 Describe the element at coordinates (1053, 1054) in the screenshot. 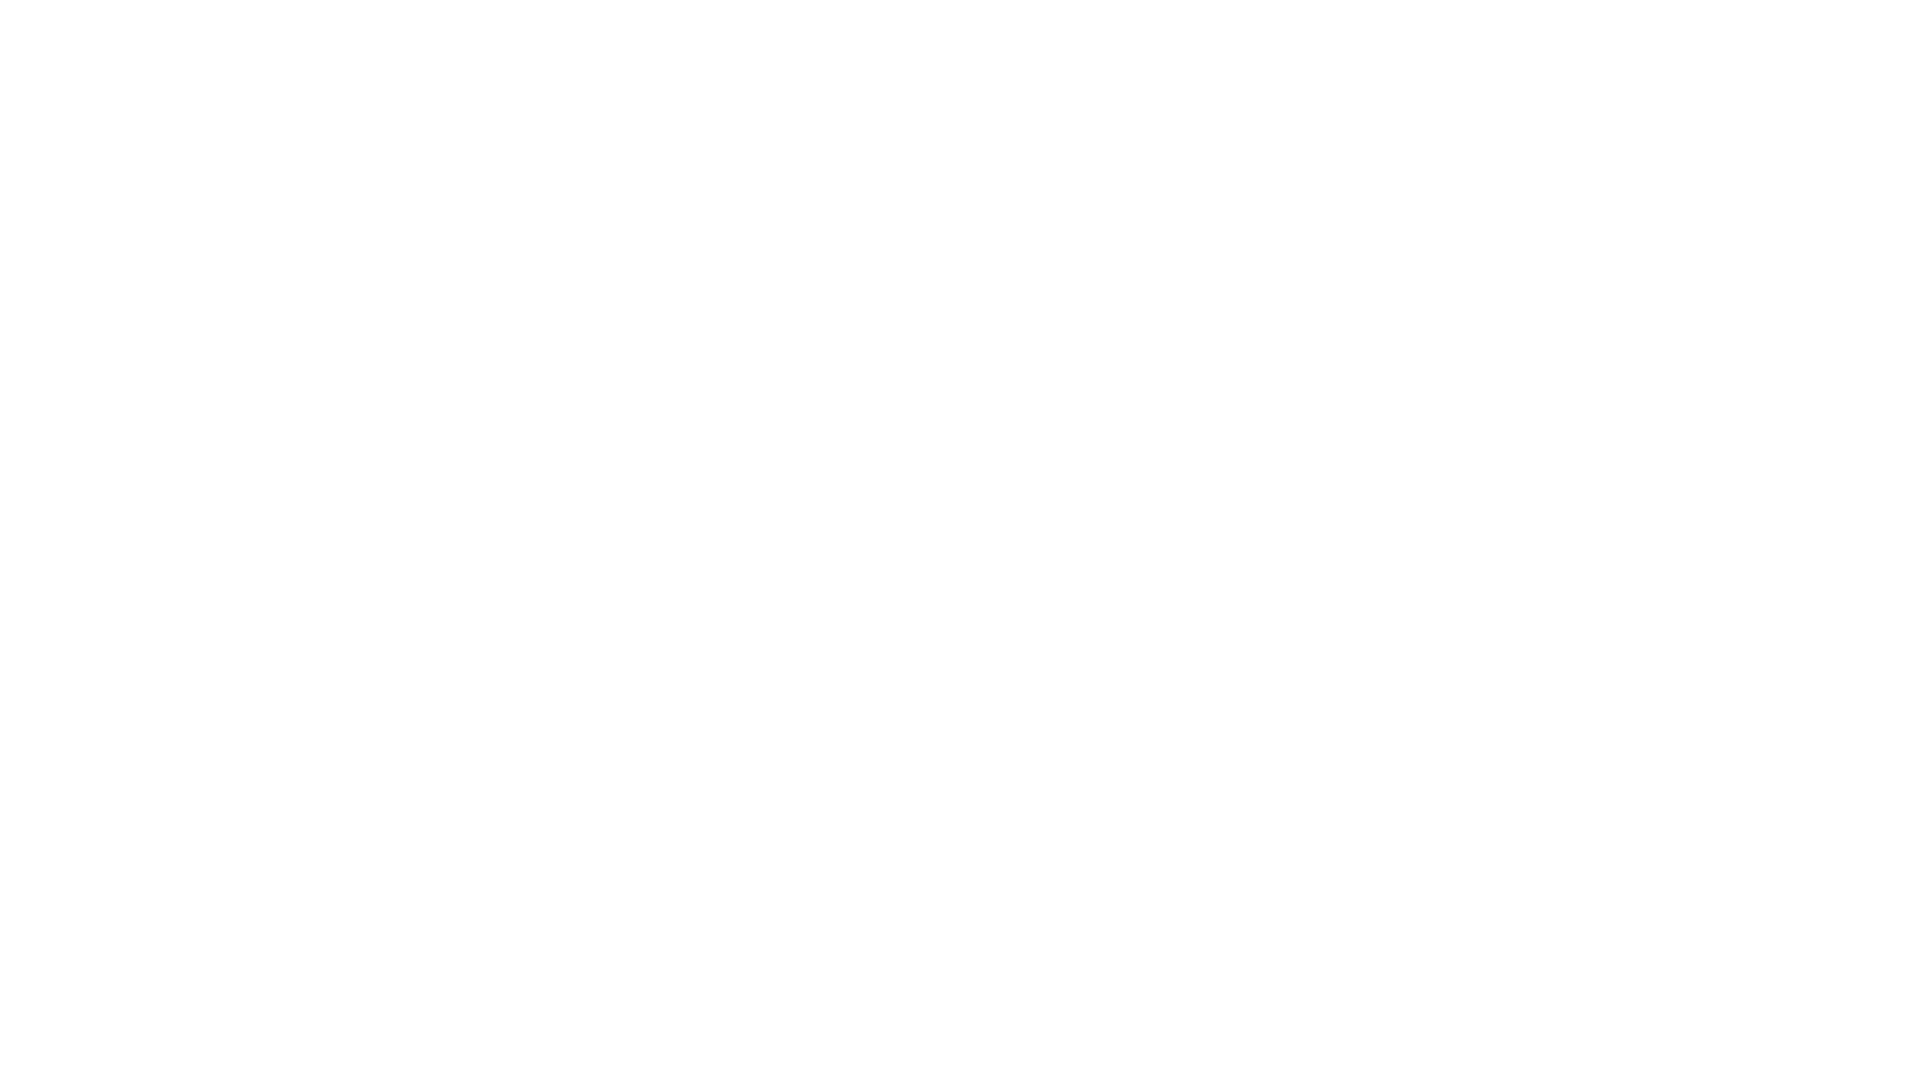

I see `'Cloudflare'` at that location.